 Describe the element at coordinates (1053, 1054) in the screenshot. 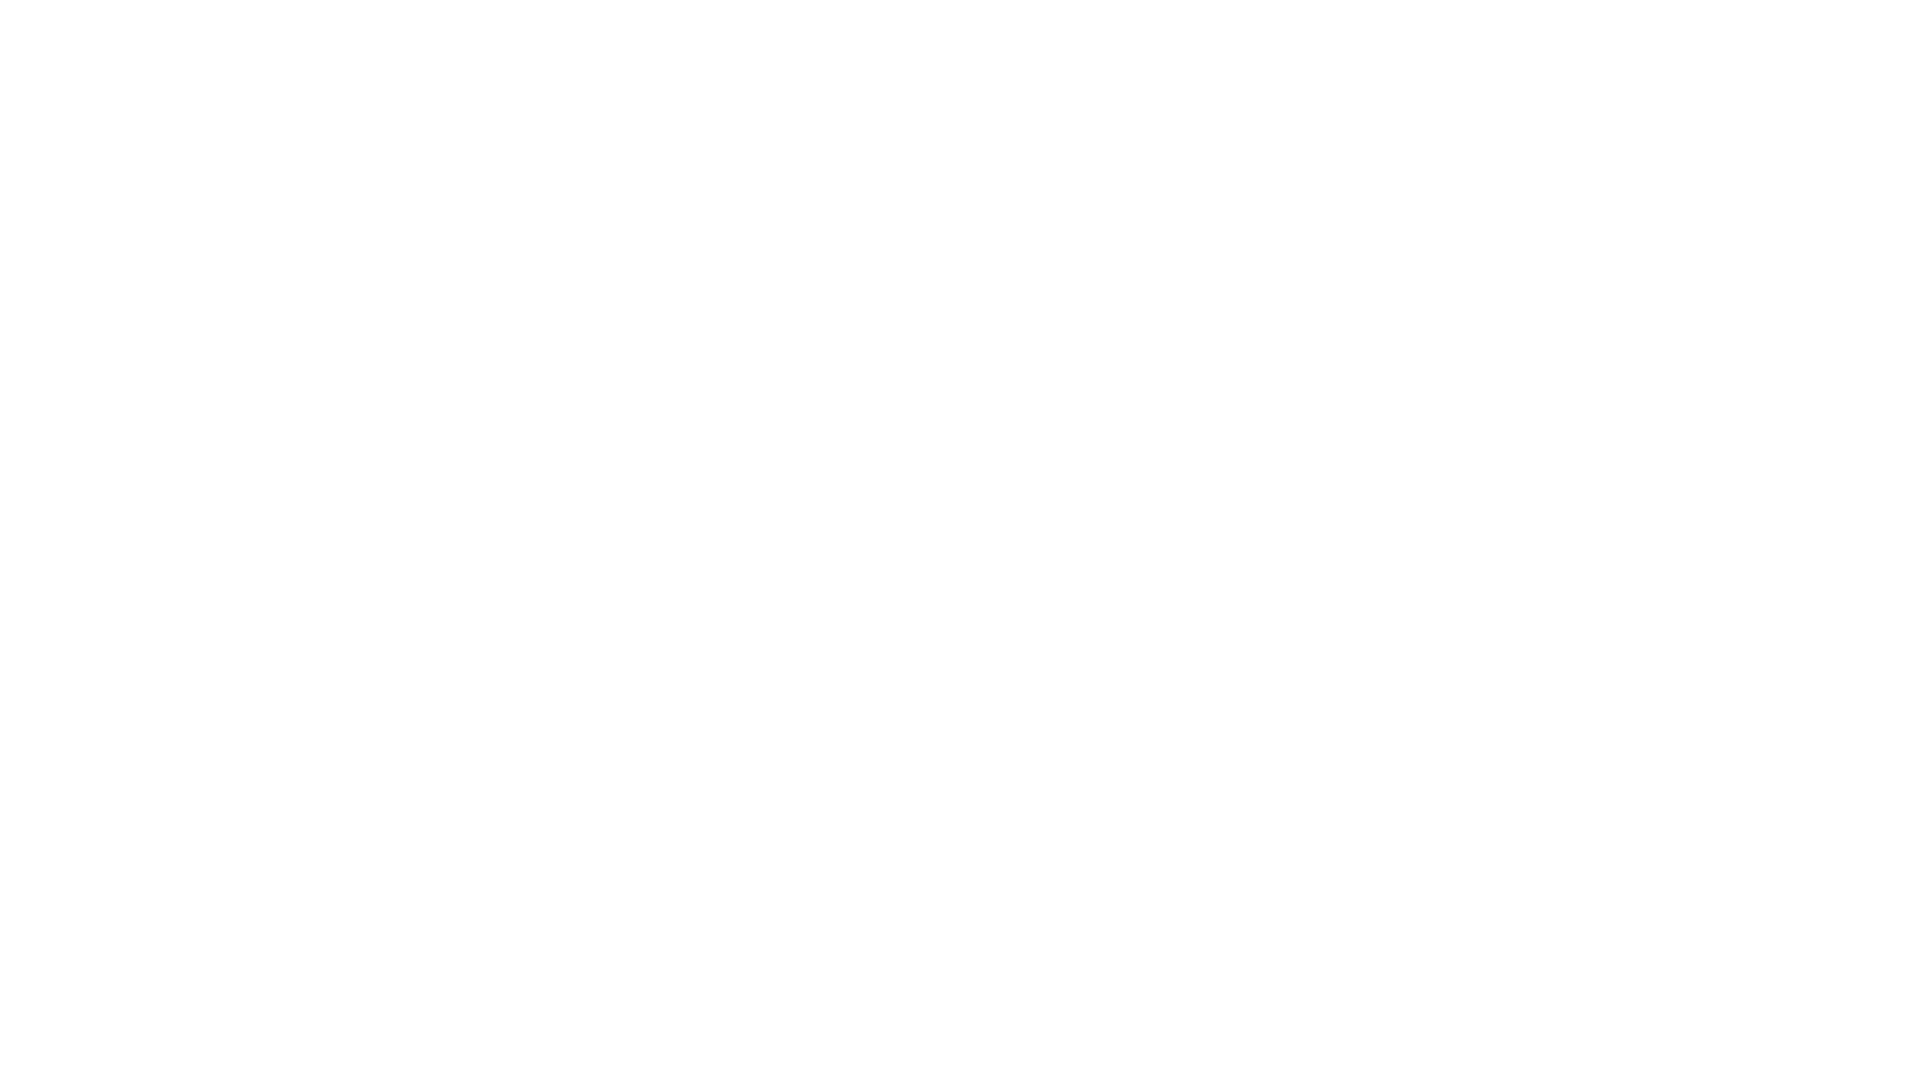

I see `'Cloudflare'` at that location.